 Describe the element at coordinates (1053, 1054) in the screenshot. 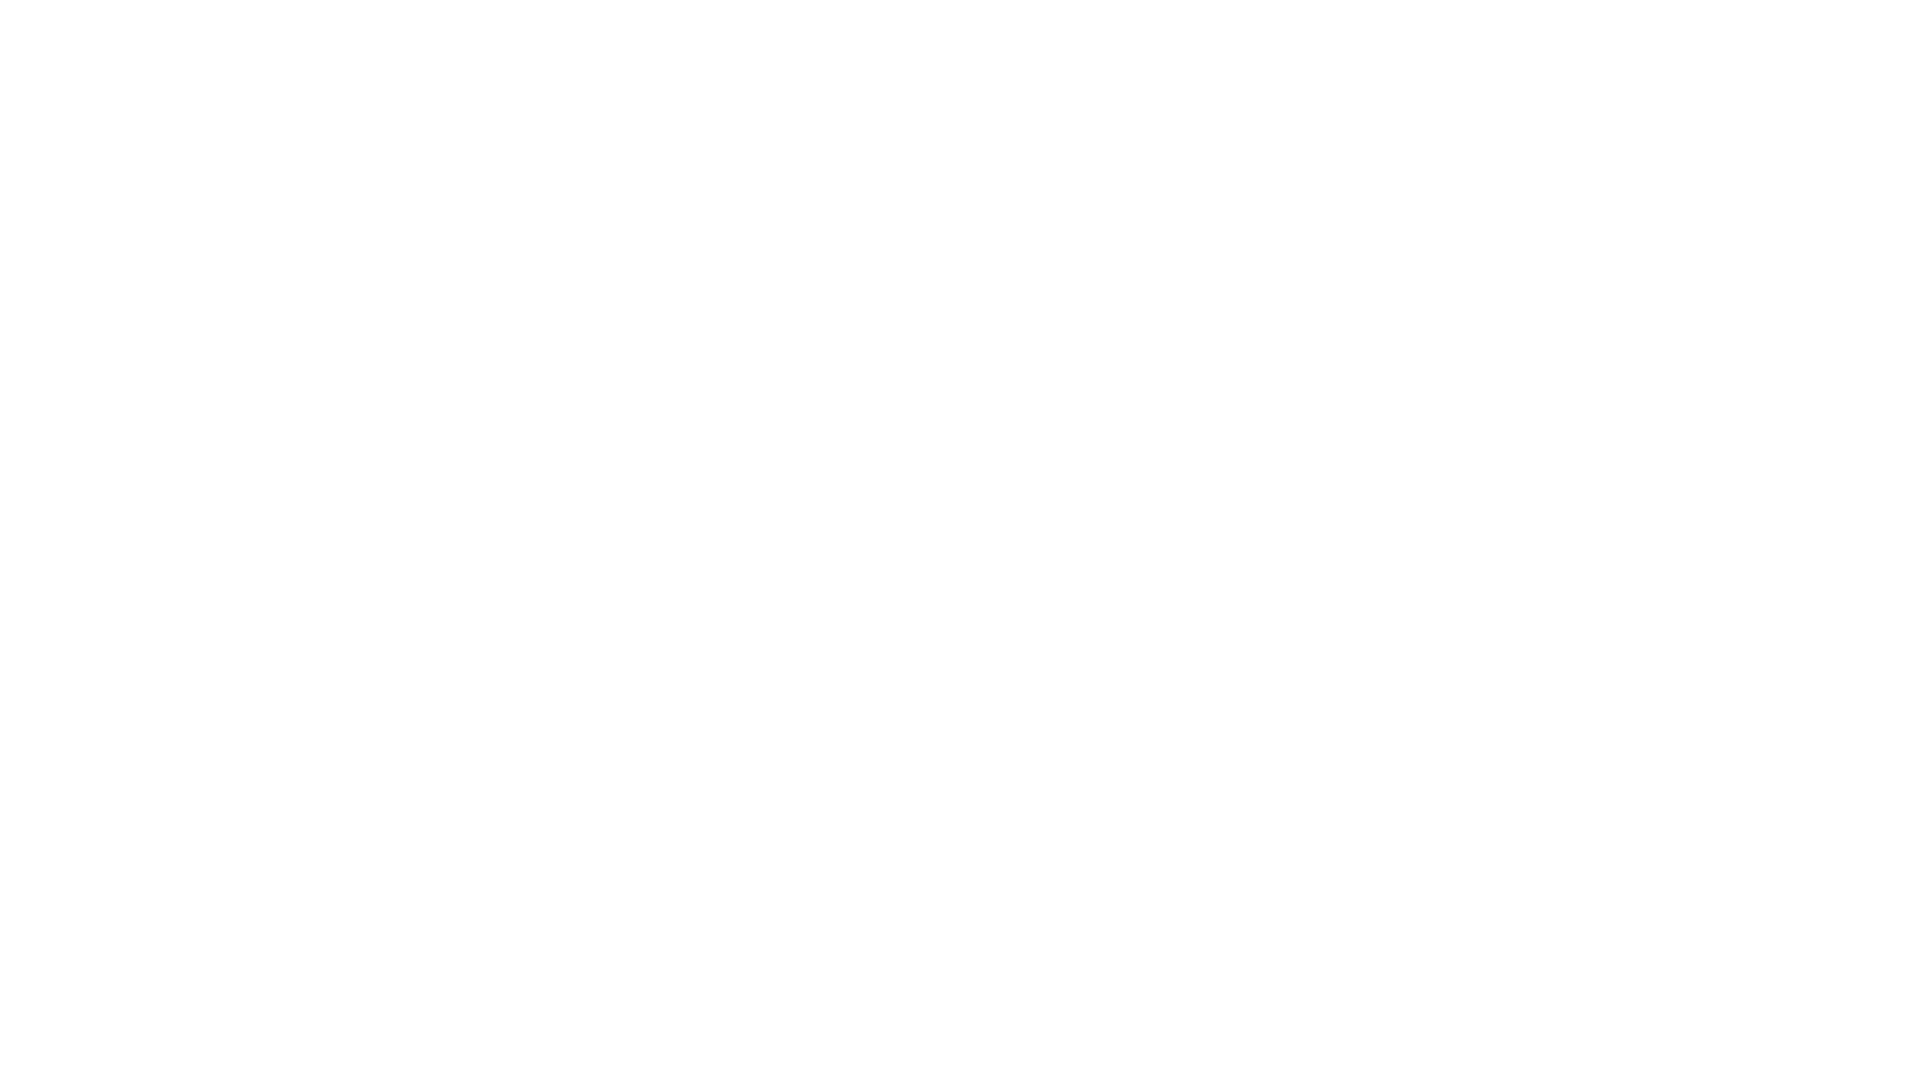

I see `'Cloudflare'` at that location.